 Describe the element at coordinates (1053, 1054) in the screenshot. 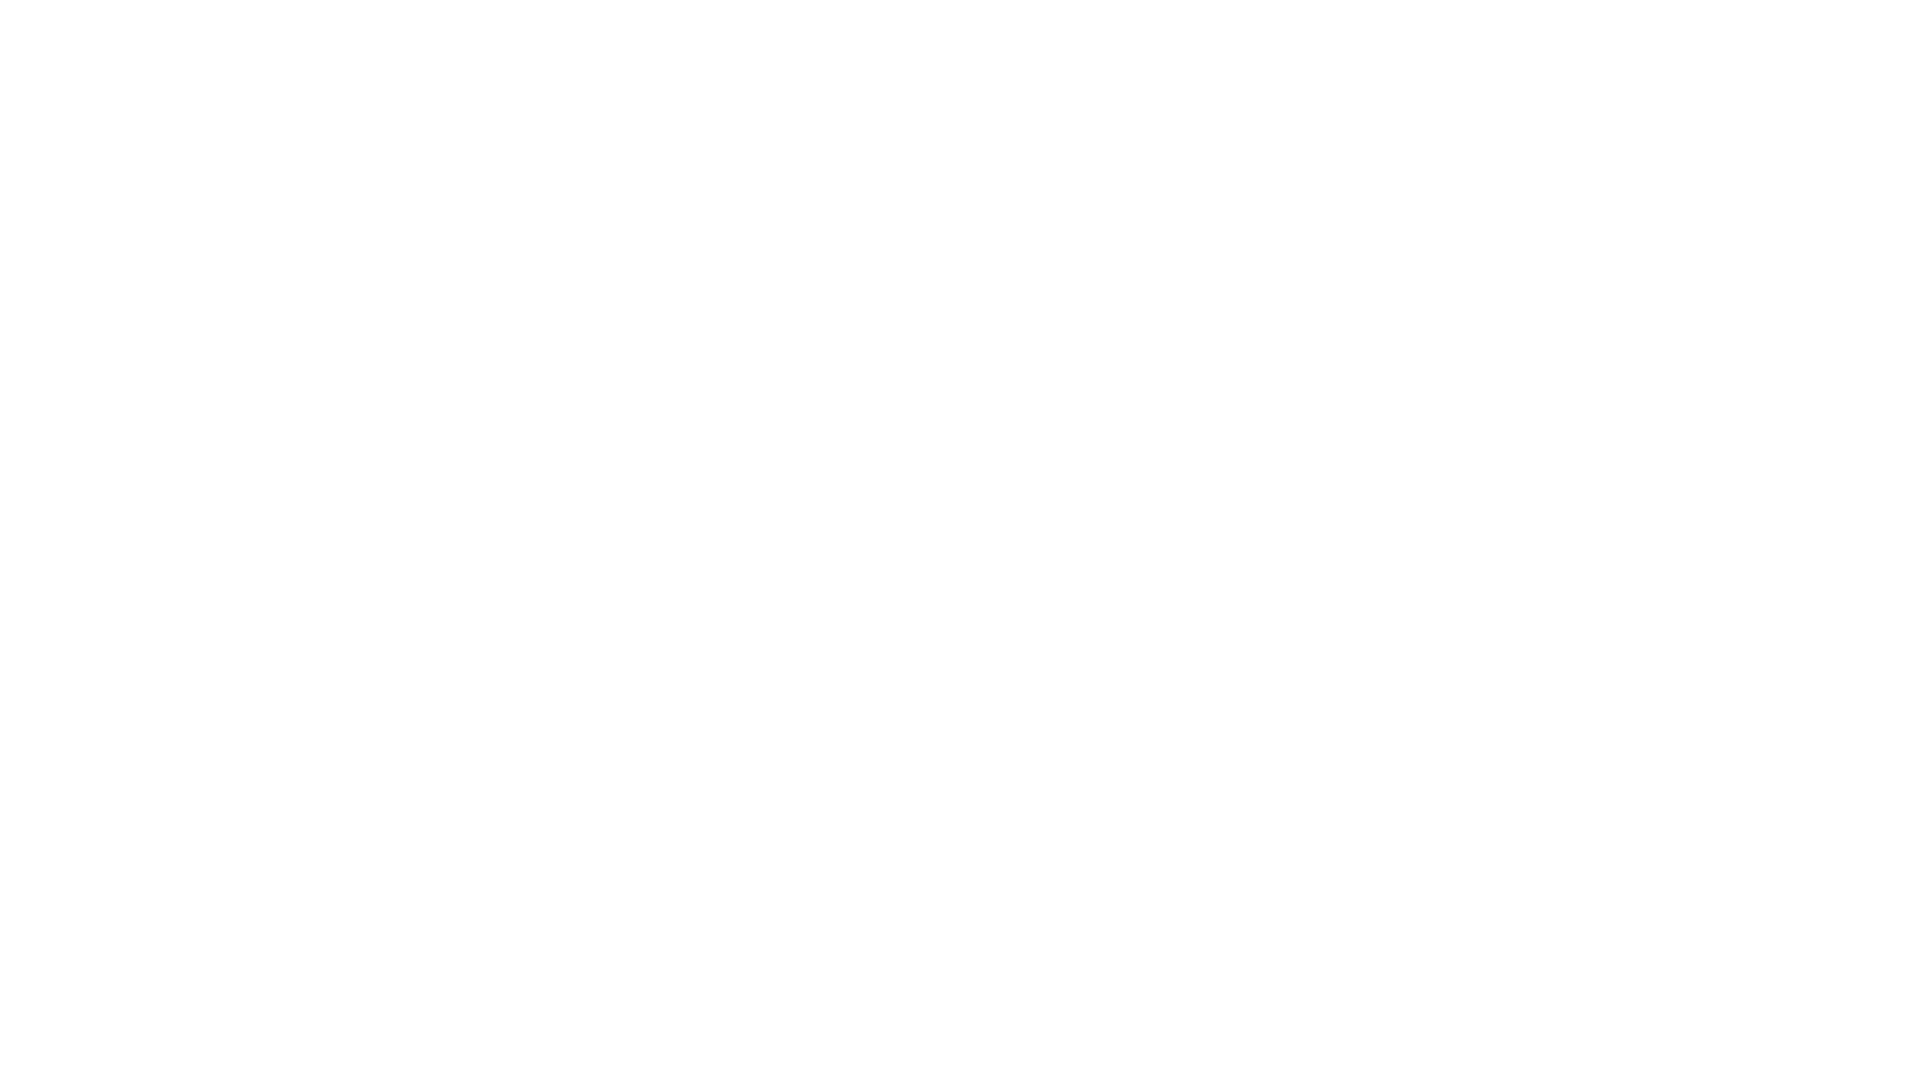

I see `'Cloudflare'` at that location.